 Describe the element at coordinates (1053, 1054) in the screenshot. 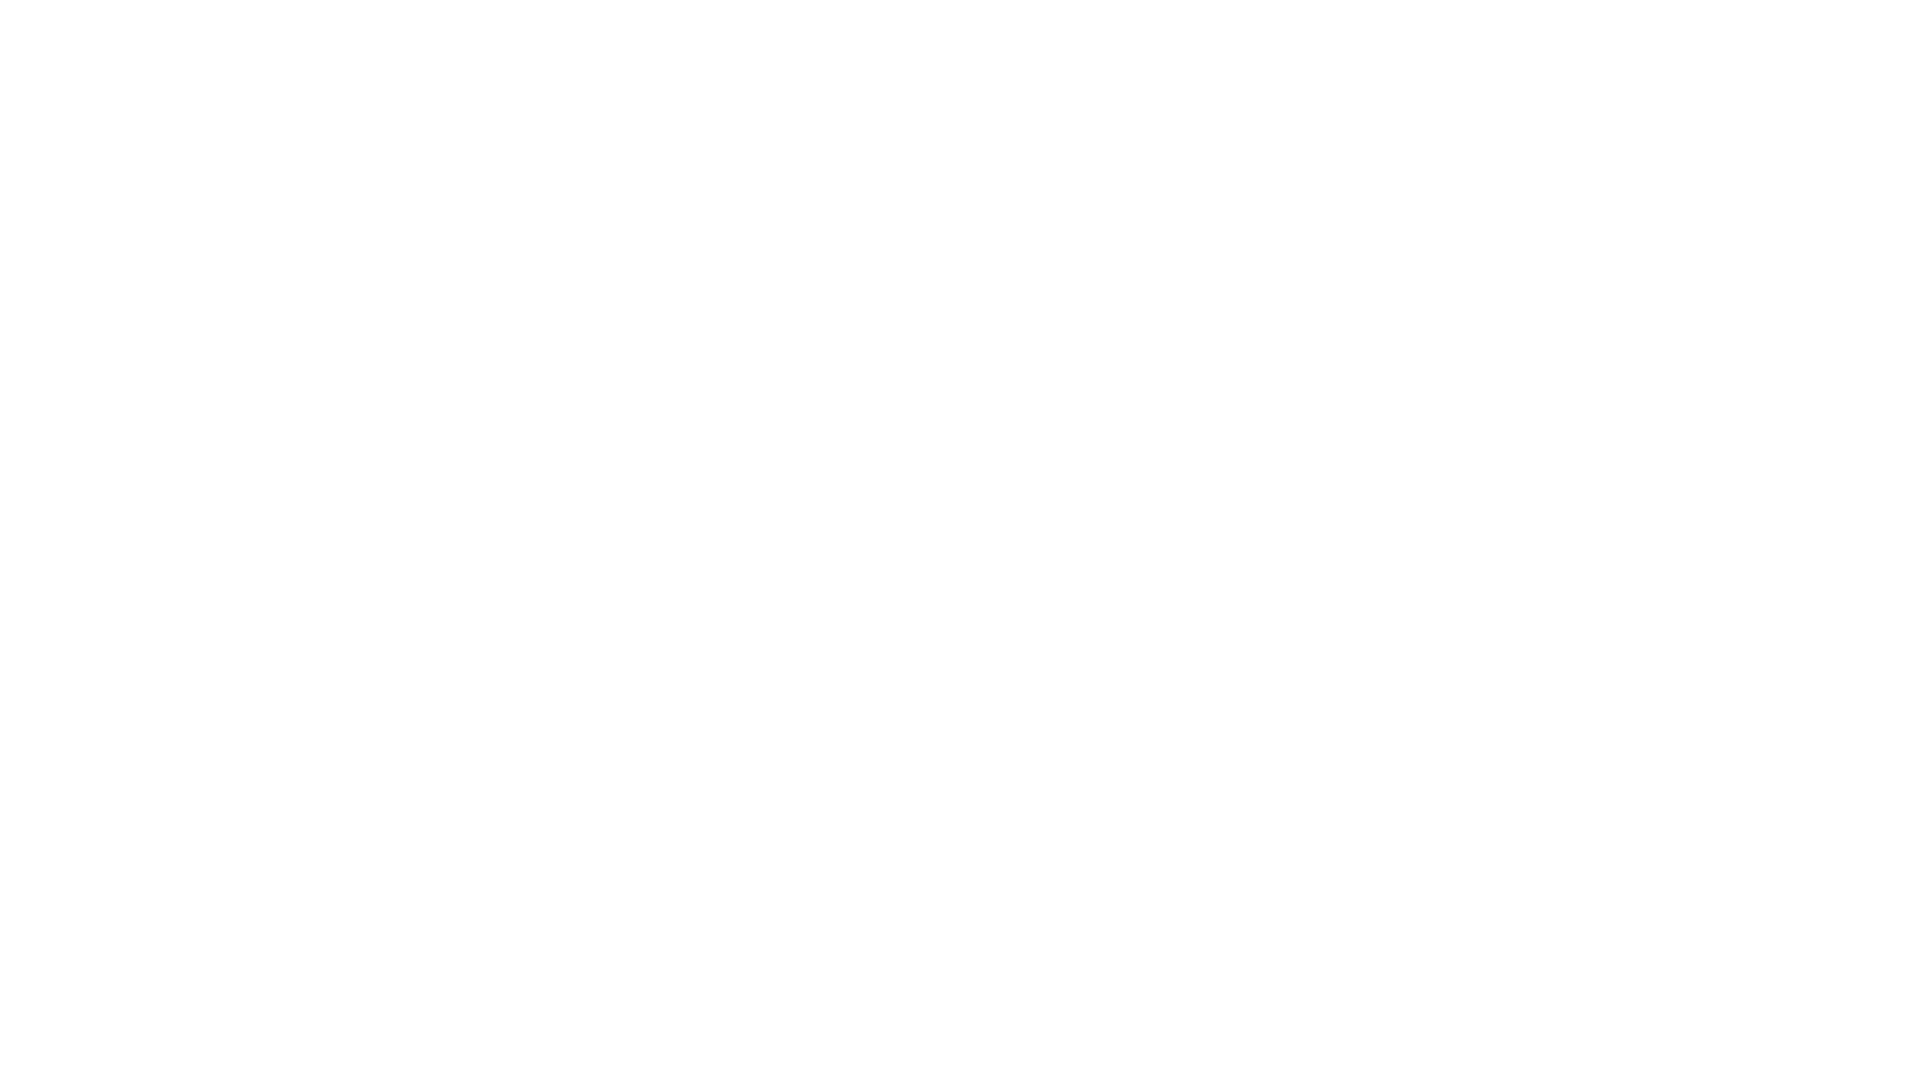

I see `'Cloudflare'` at that location.